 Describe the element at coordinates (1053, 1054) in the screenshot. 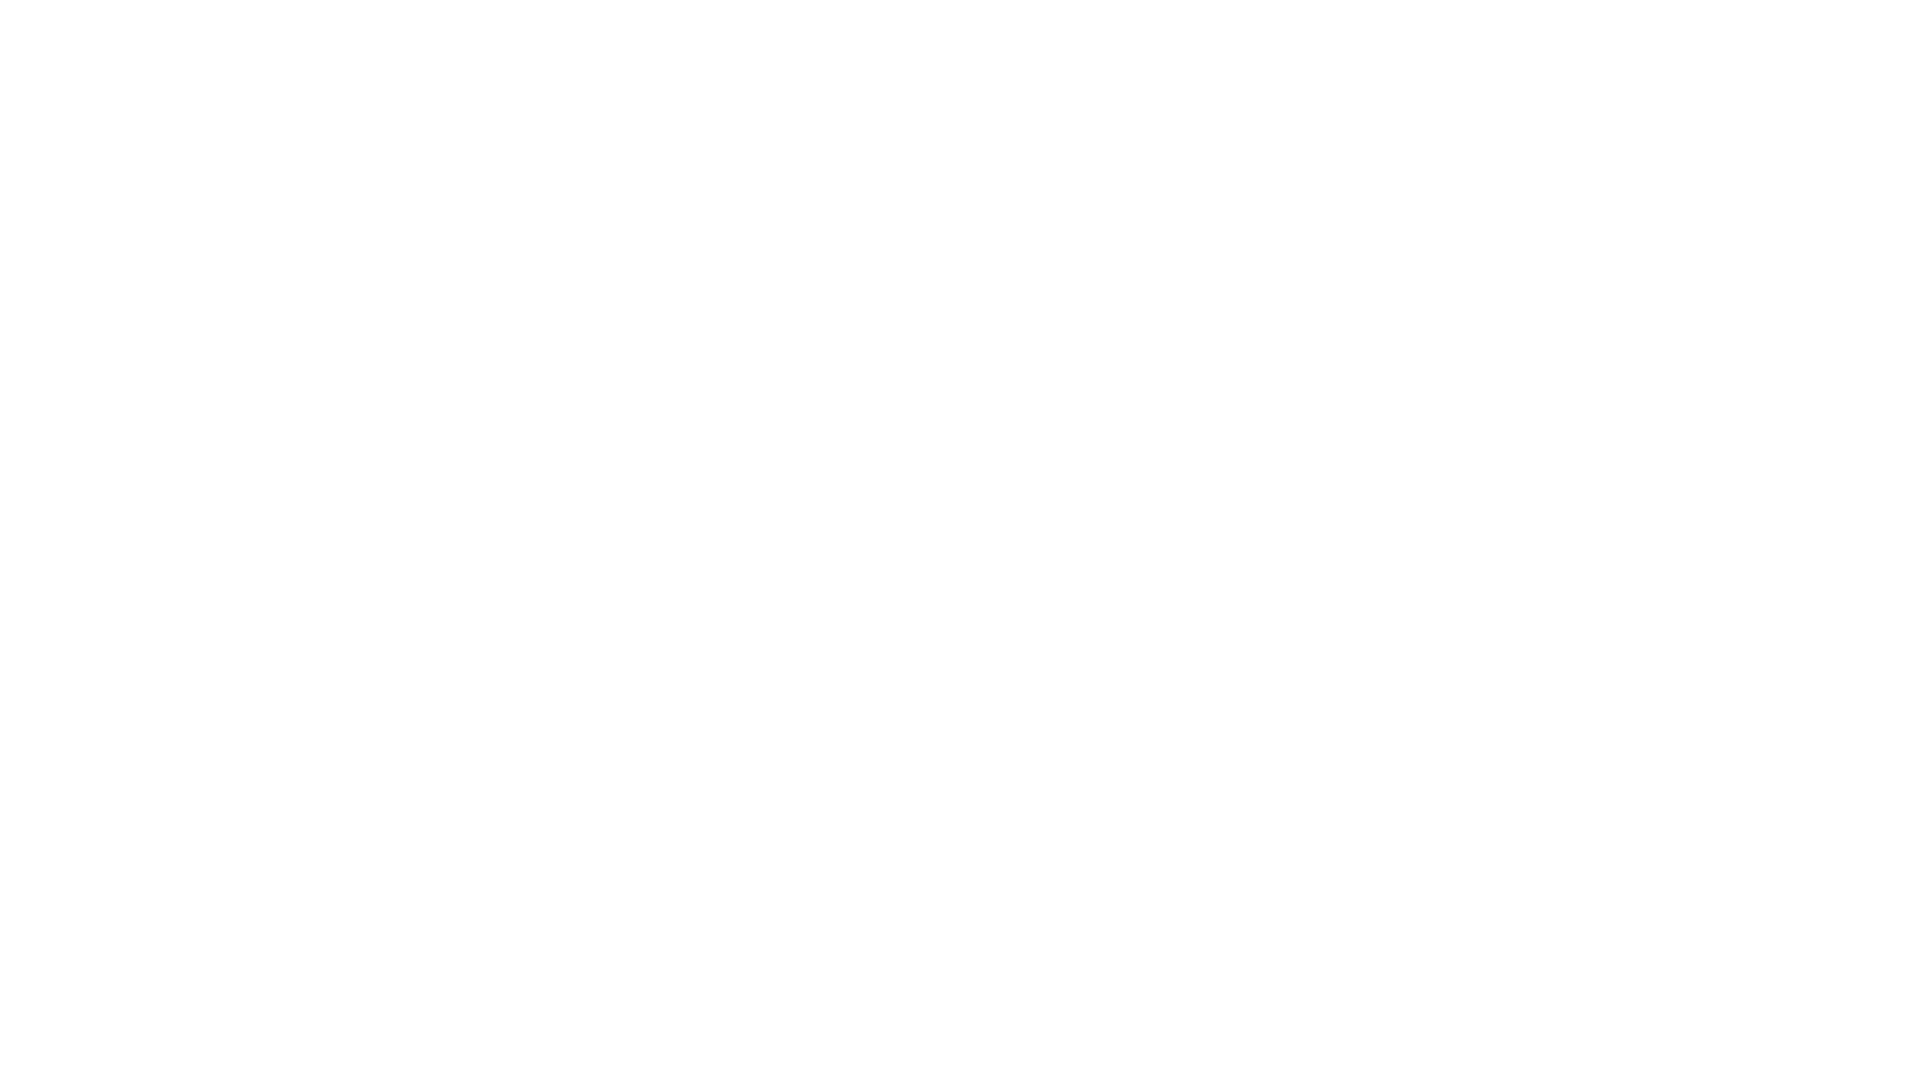

I see `'Cloudflare'` at that location.